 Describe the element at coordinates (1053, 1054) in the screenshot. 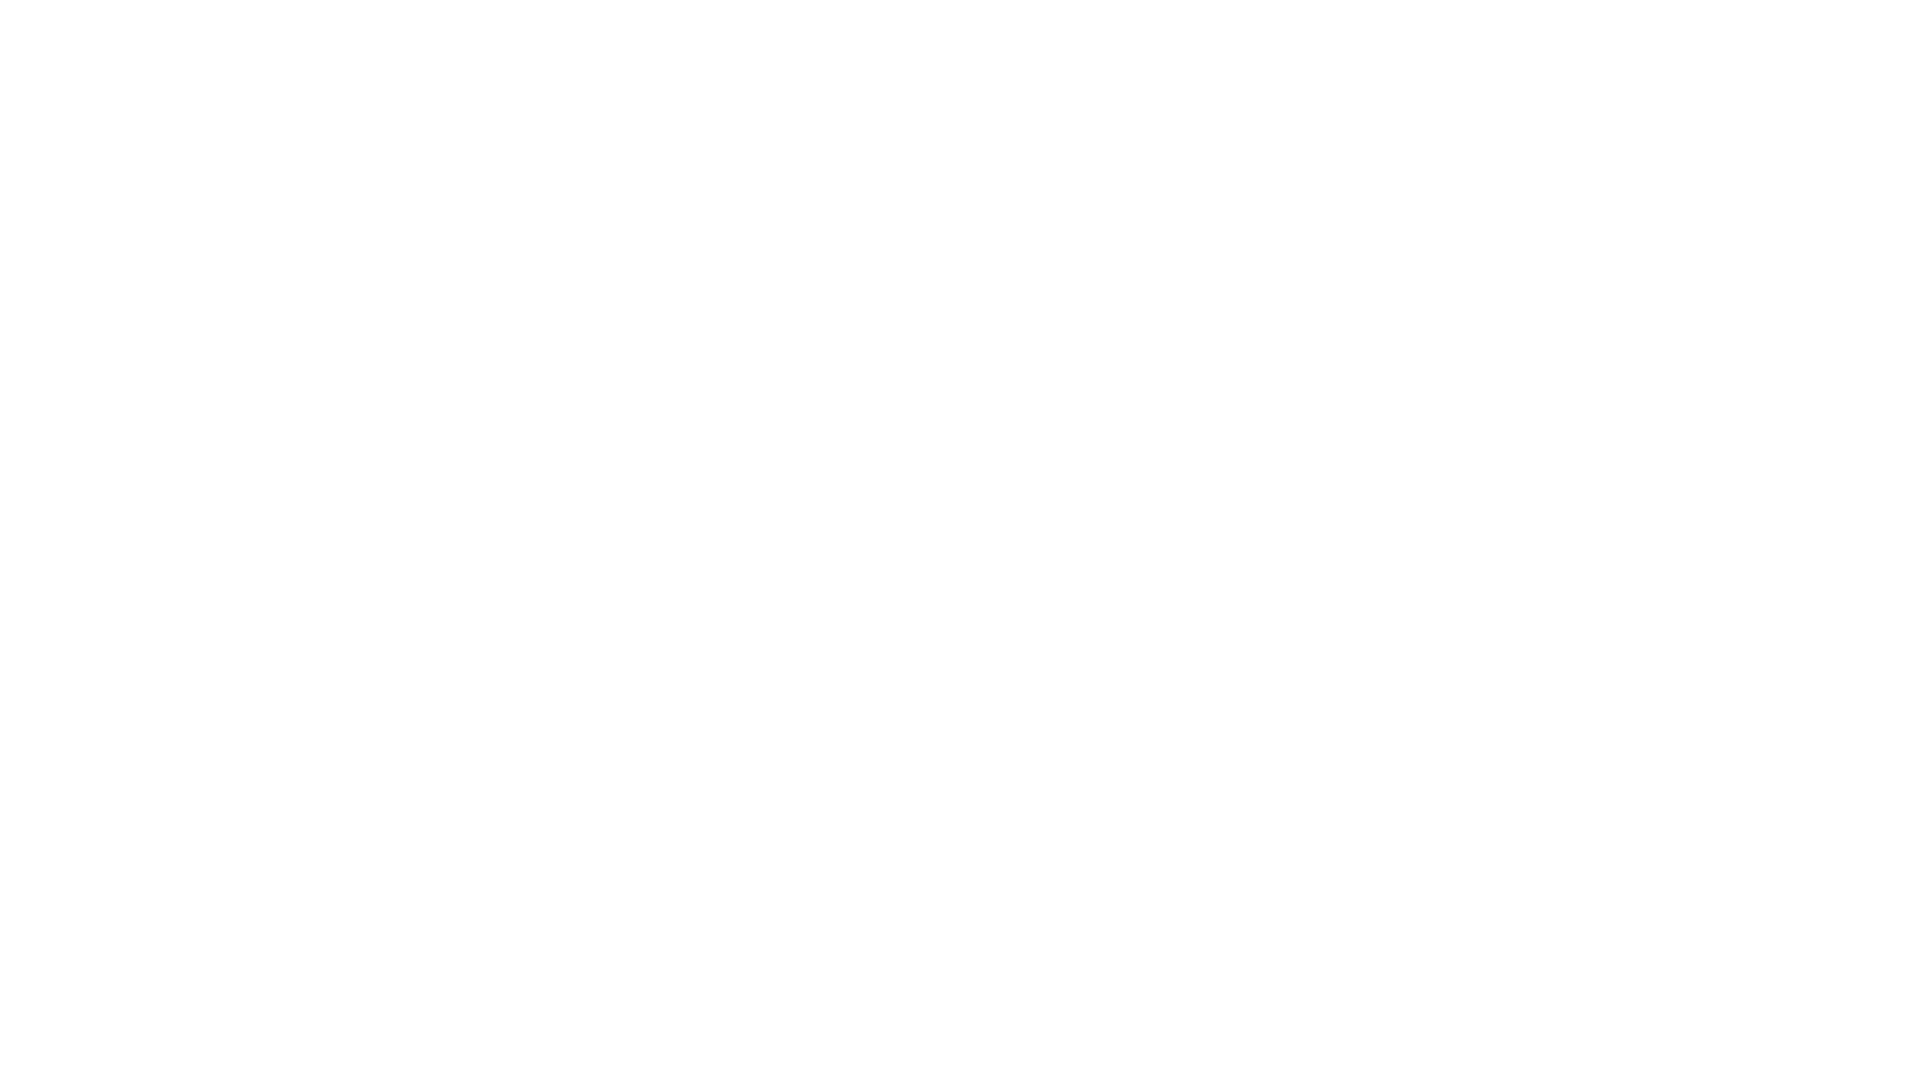

I see `'Cloudflare'` at that location.